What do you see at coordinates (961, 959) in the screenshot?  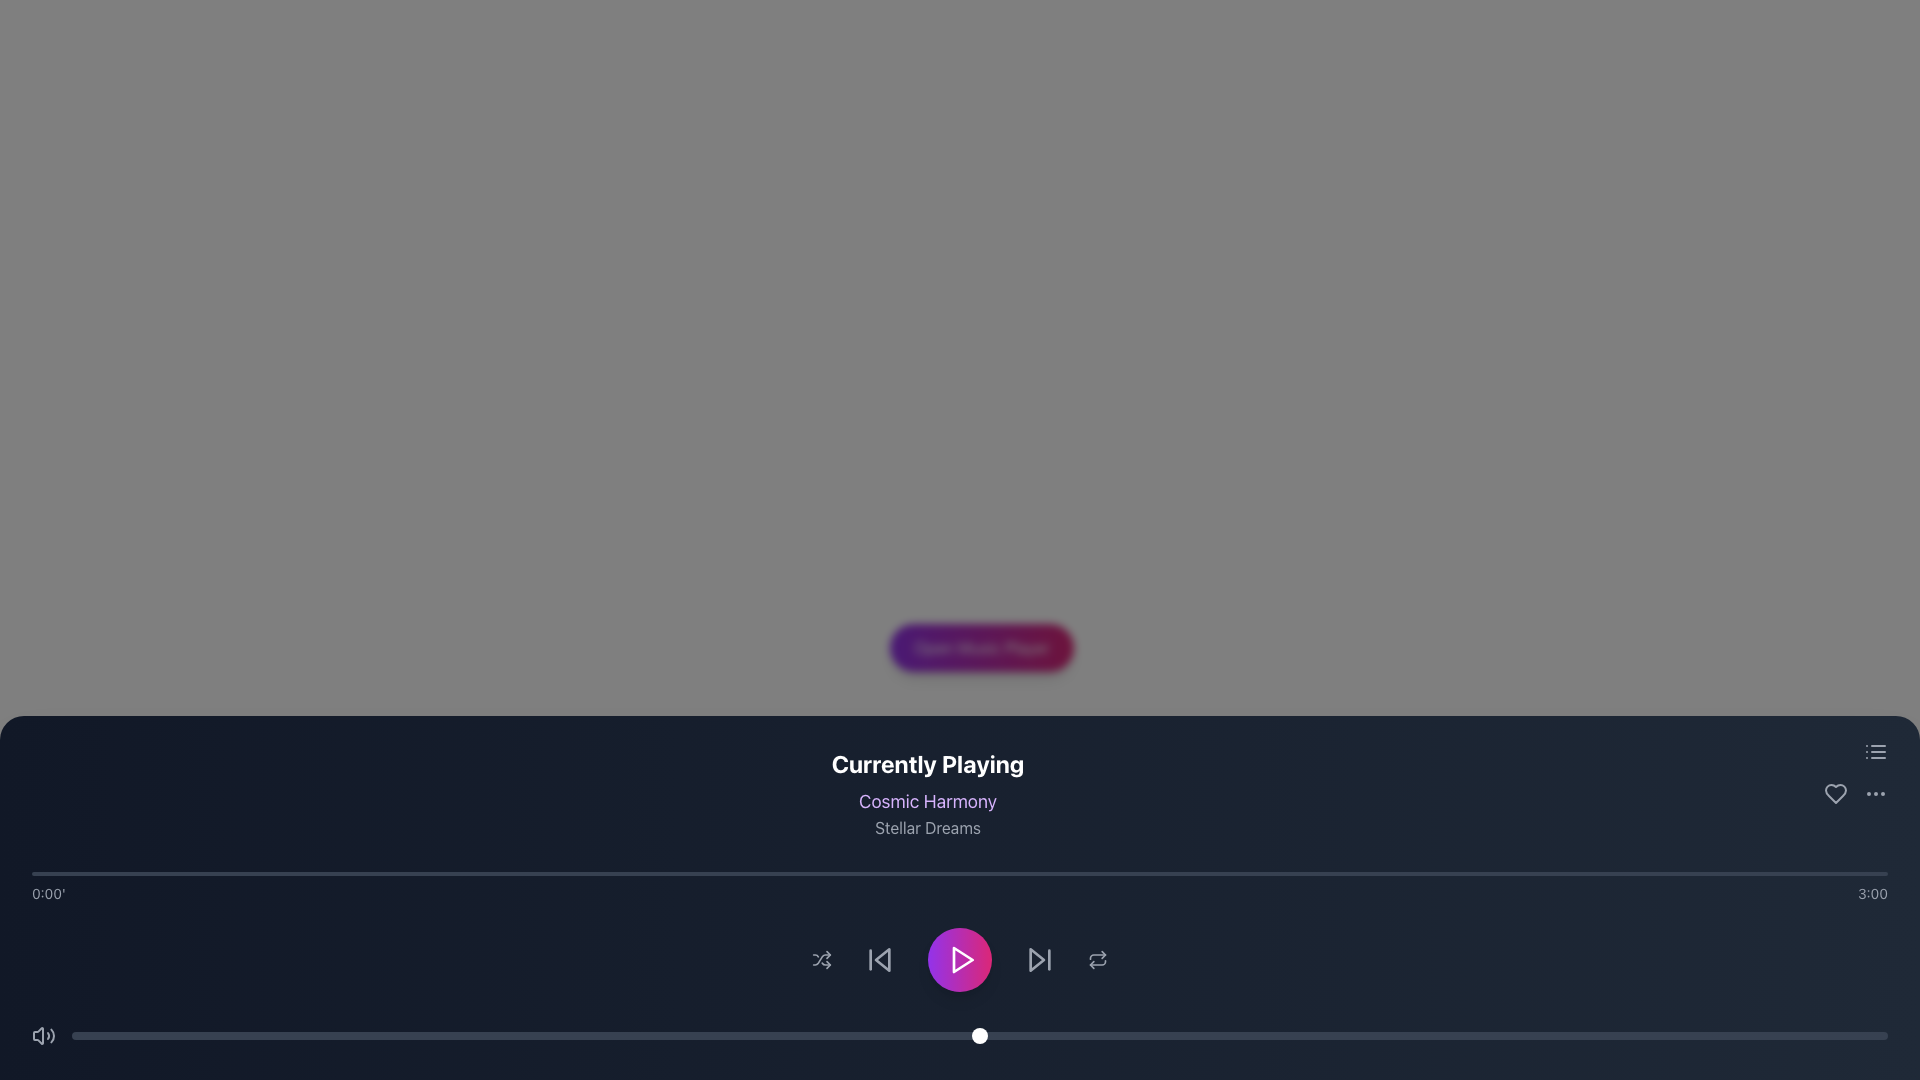 I see `the SVG-based Play Button, which is a white triangle icon within a pink gradient circle, to initiate playback` at bounding box center [961, 959].